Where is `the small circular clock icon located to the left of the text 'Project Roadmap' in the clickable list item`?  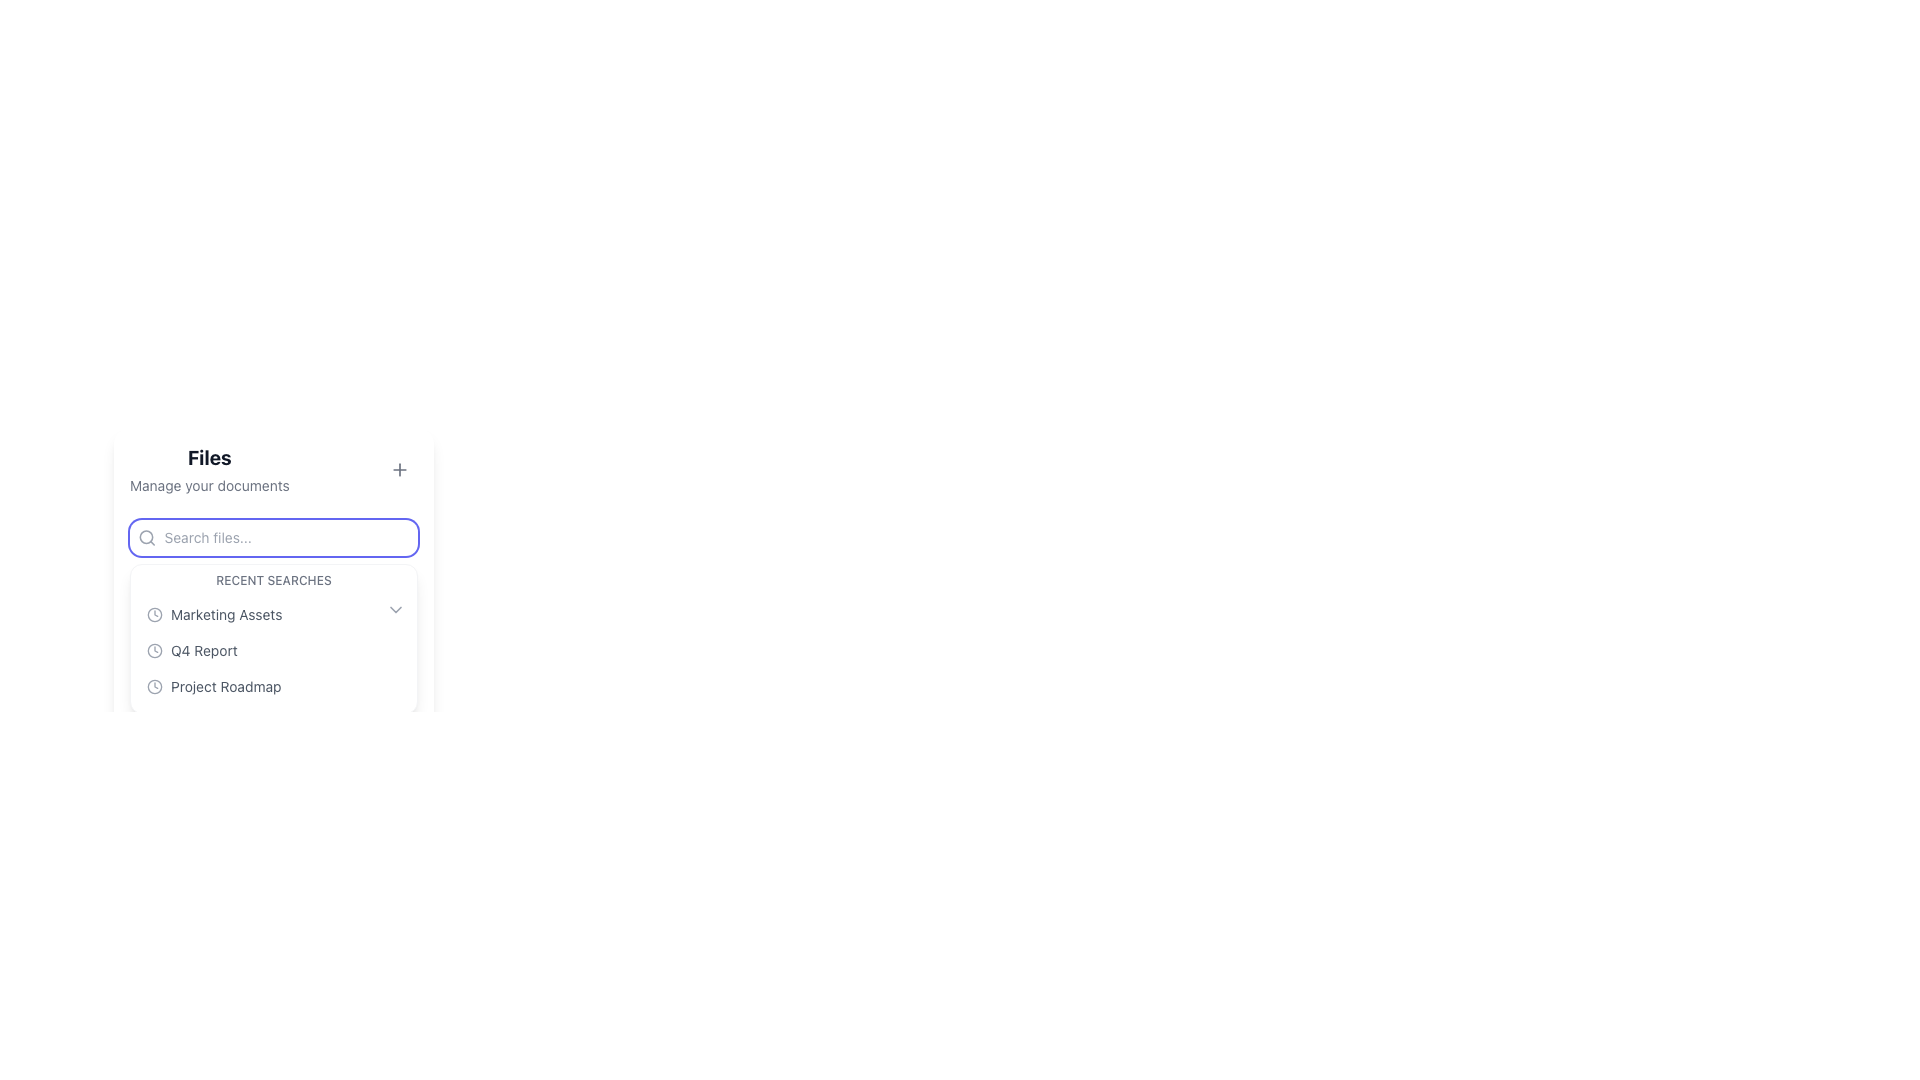
the small circular clock icon located to the left of the text 'Project Roadmap' in the clickable list item is located at coordinates (153, 685).